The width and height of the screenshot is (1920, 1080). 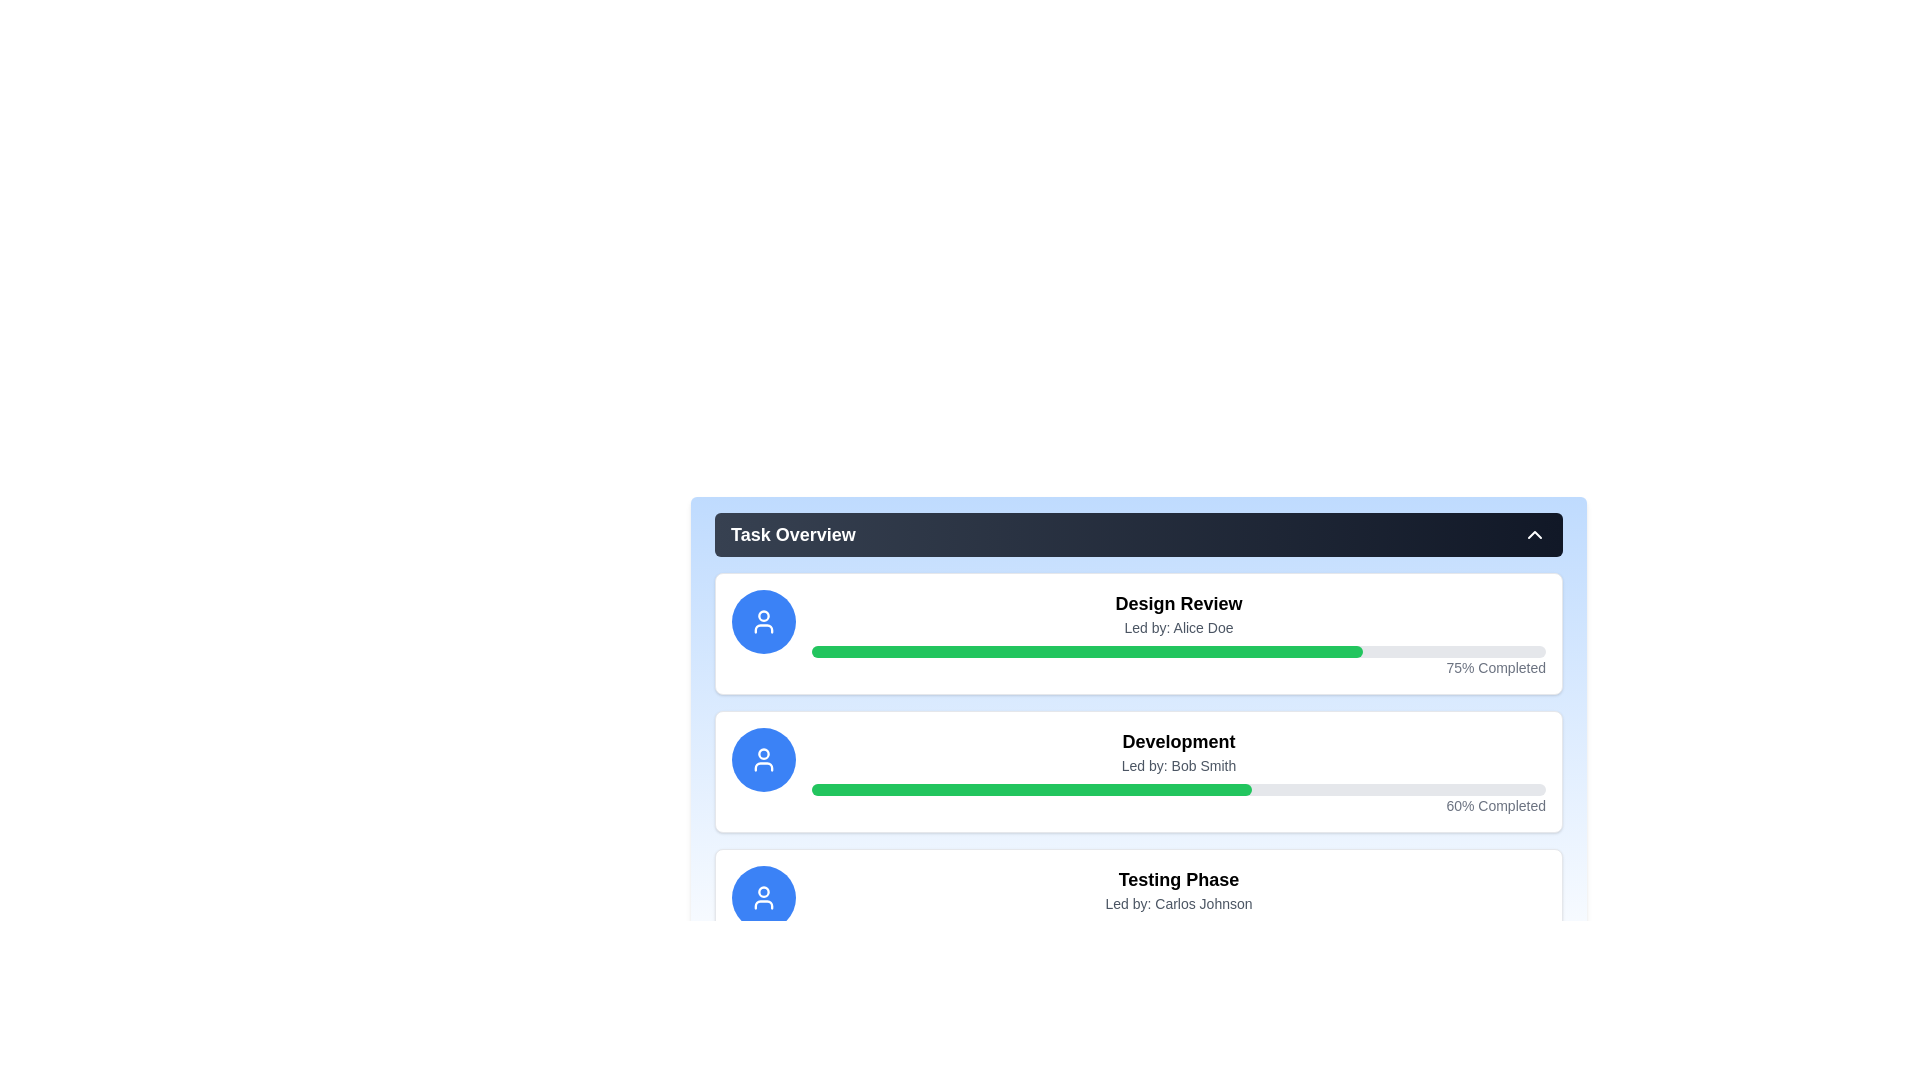 I want to click on the SVG Circle representing the head in the user profile depiction, located within the blue user profile icon, so click(x=762, y=615).